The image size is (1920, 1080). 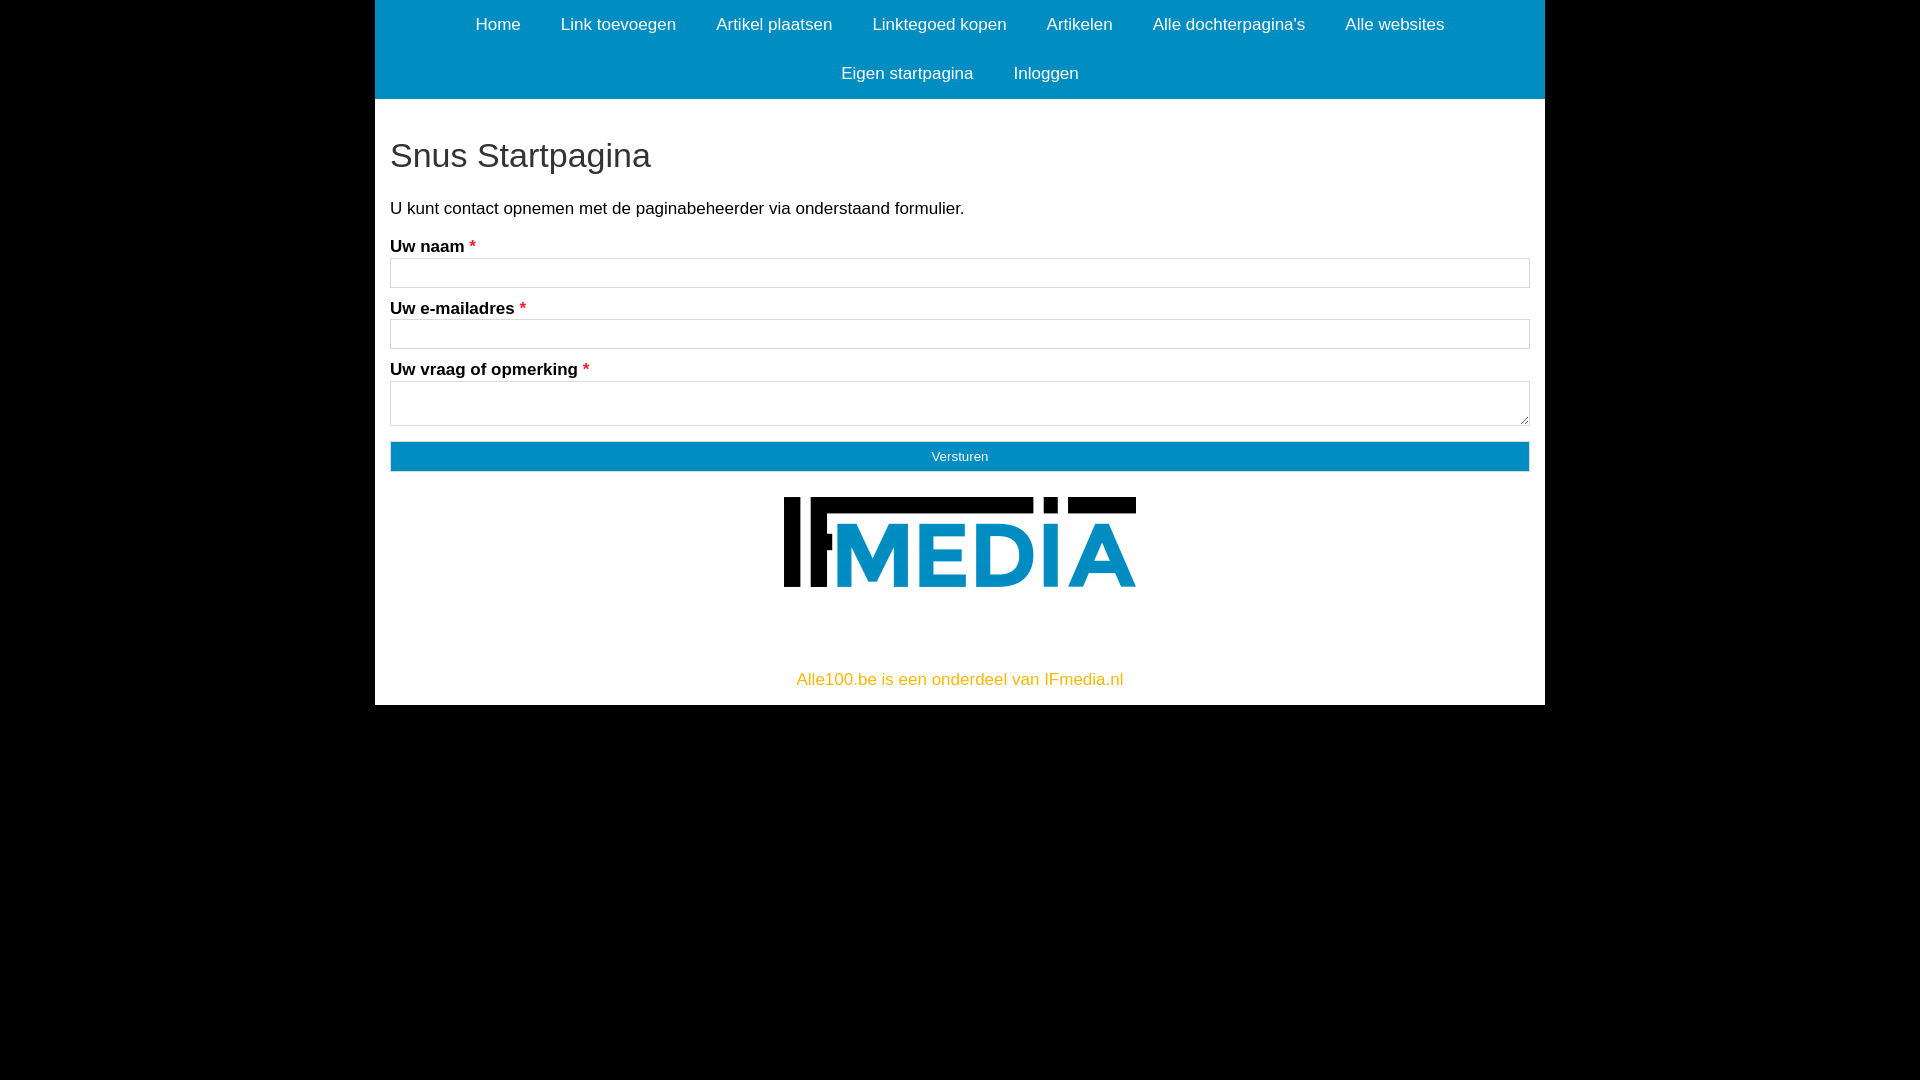 What do you see at coordinates (1045, 72) in the screenshot?
I see `'Inloggen'` at bounding box center [1045, 72].